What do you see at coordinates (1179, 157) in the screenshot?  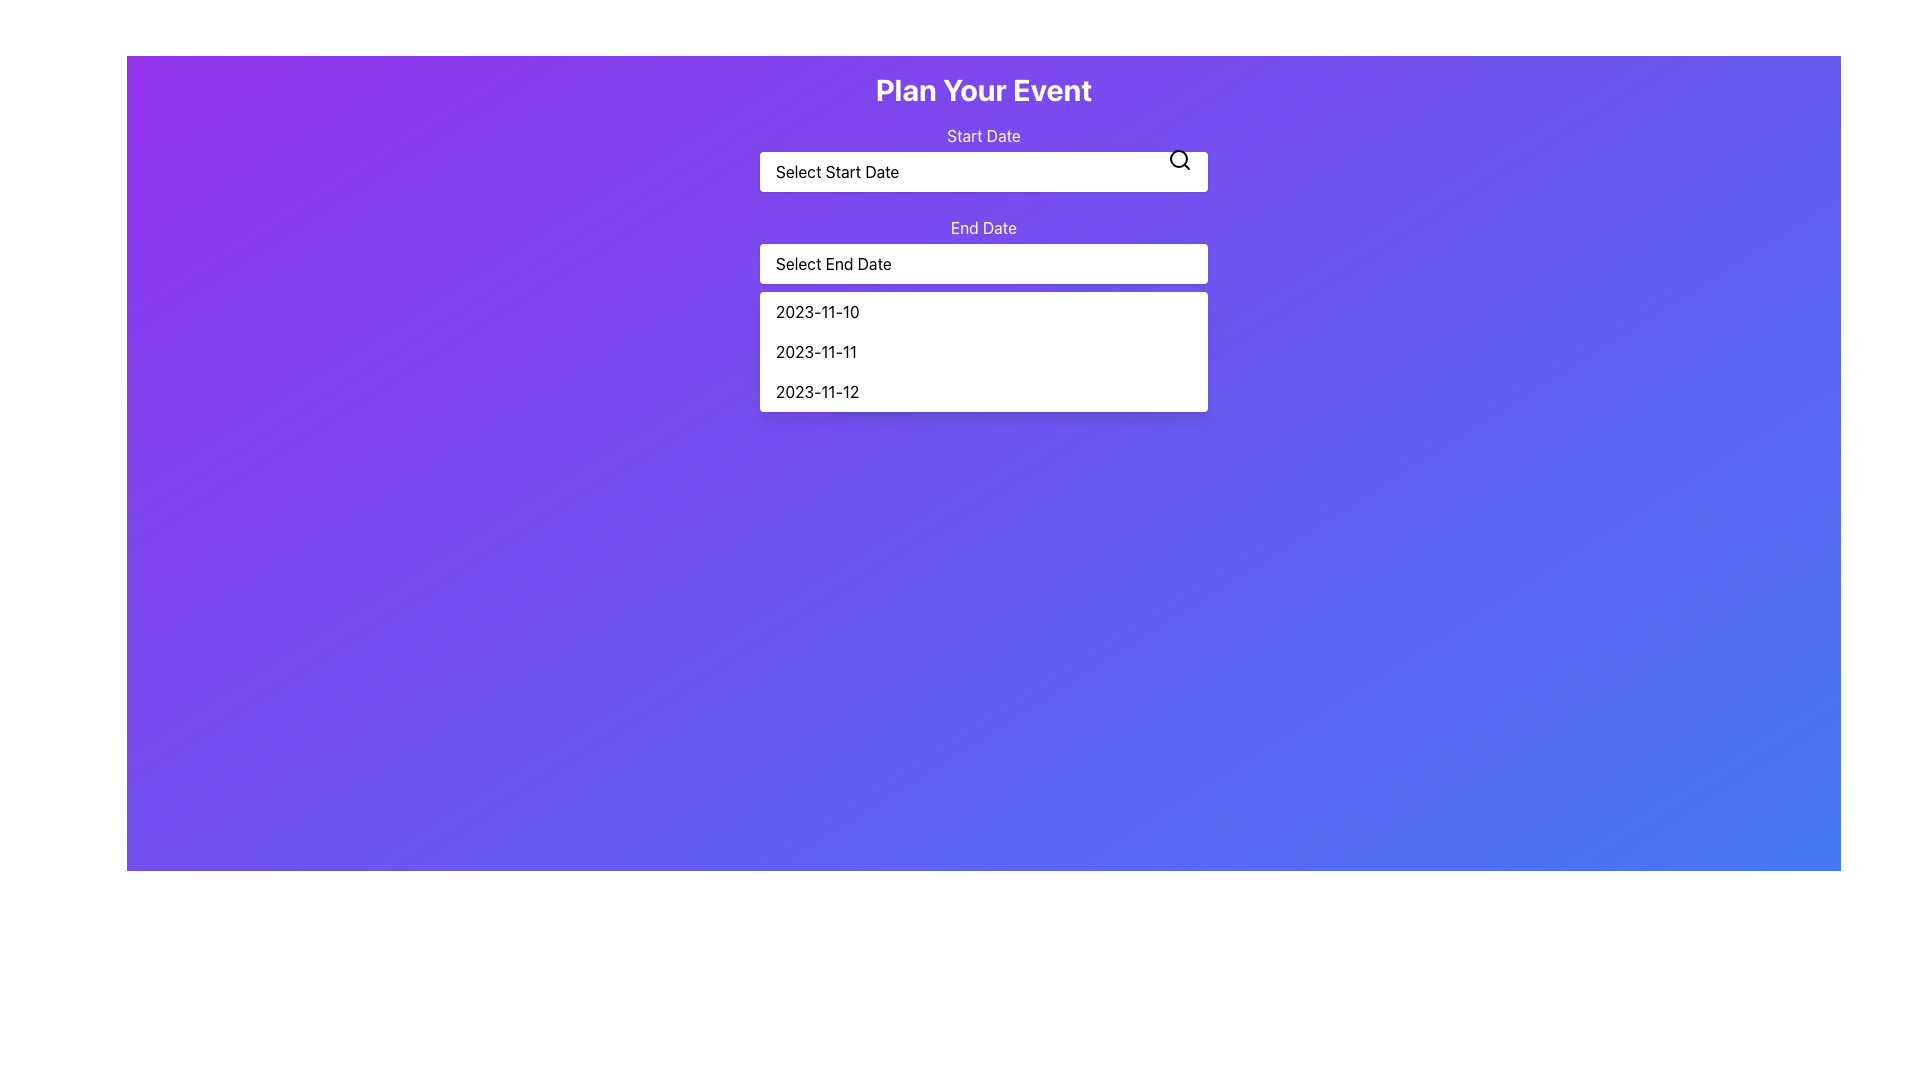 I see `the ornamental circular element of the SVG search icon located at the top-right corner of the 'Select Start Date' input field` at bounding box center [1179, 157].